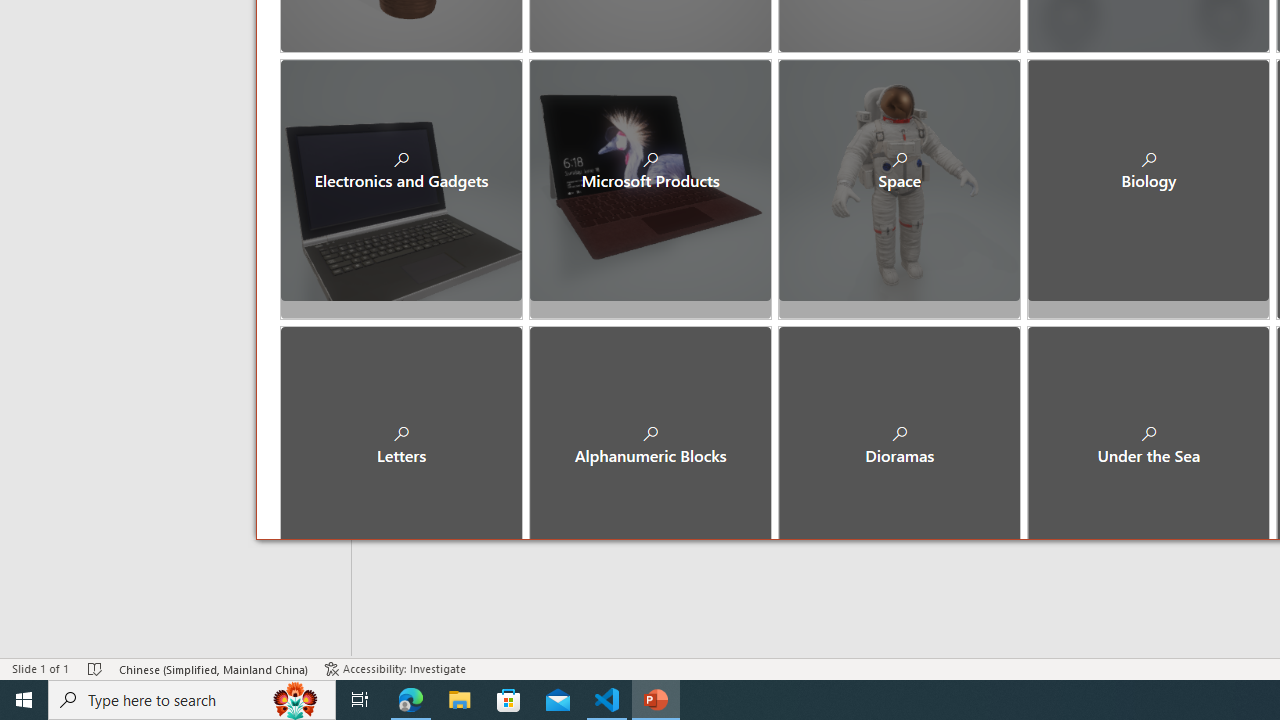  I want to click on 'Dioramas', so click(898, 428).